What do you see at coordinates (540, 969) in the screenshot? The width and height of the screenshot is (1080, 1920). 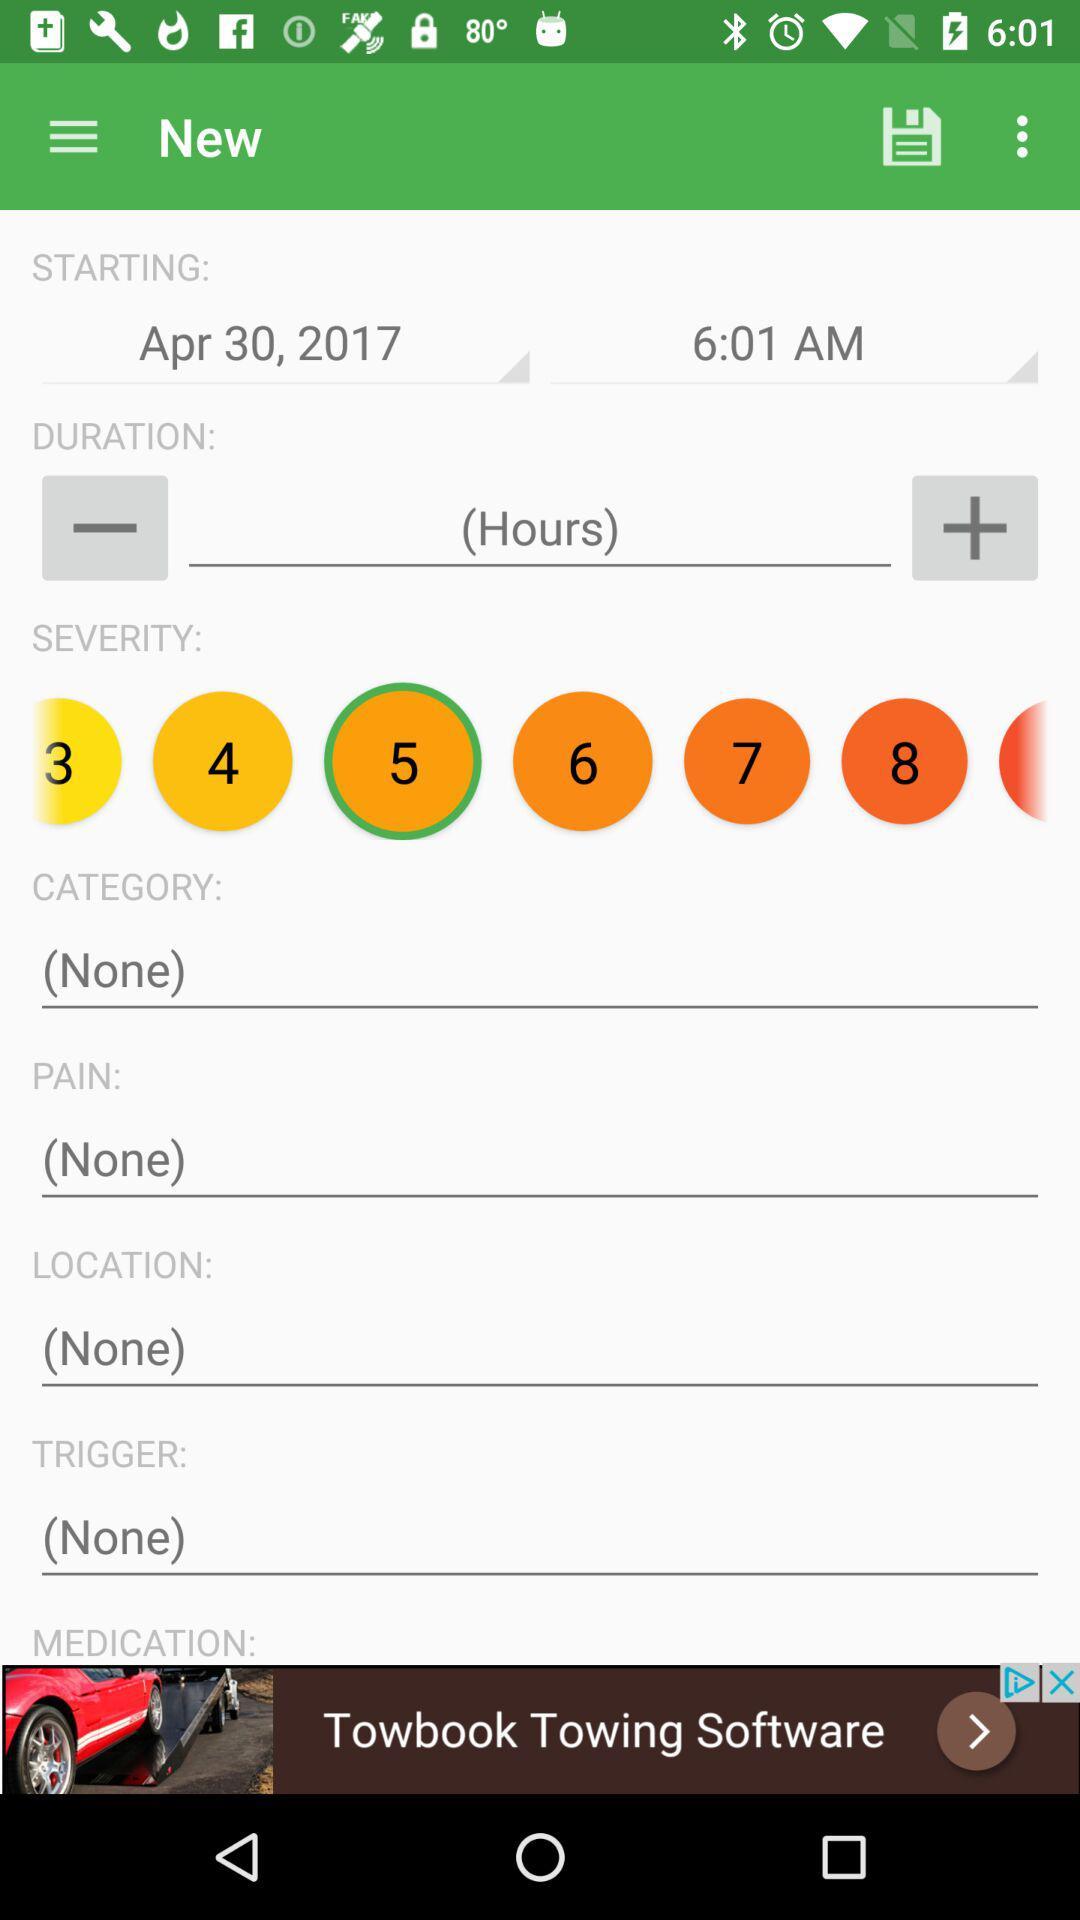 I see `name` at bounding box center [540, 969].